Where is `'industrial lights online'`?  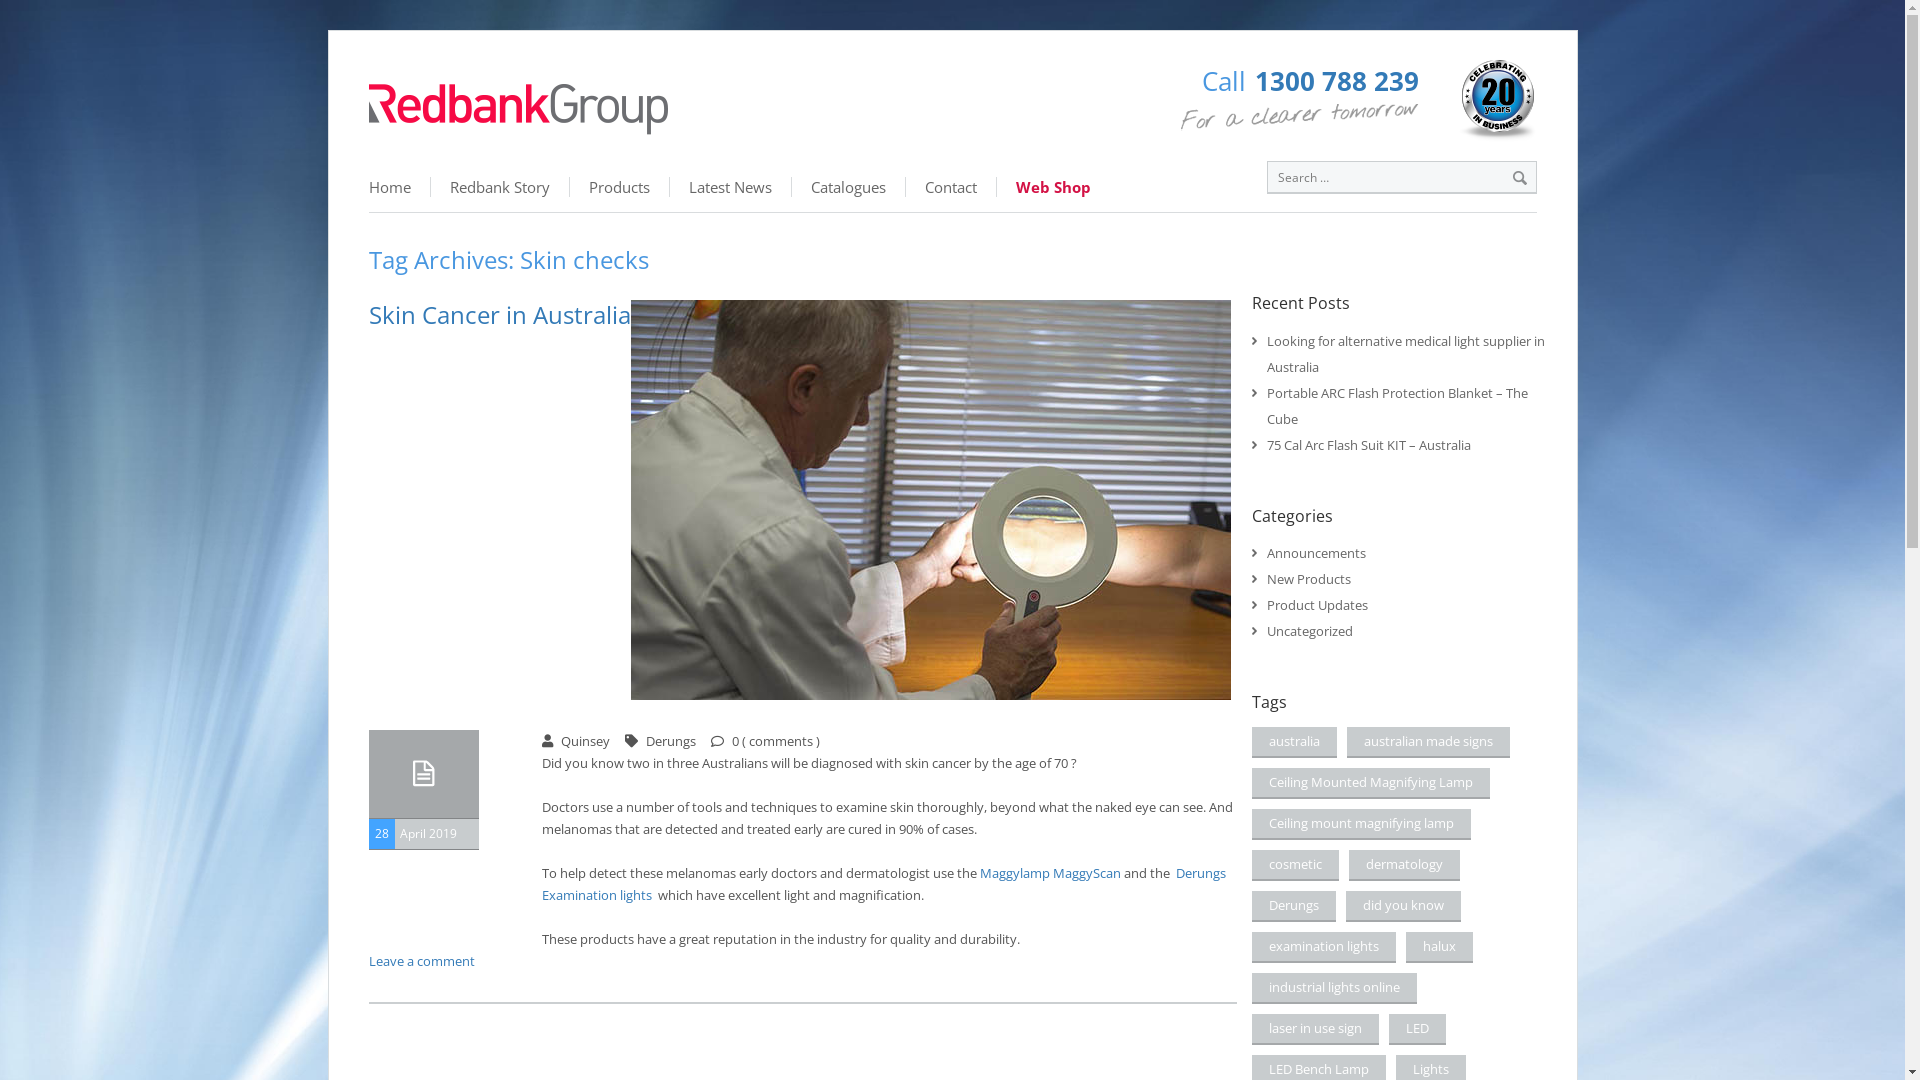 'industrial lights online' is located at coordinates (1334, 987).